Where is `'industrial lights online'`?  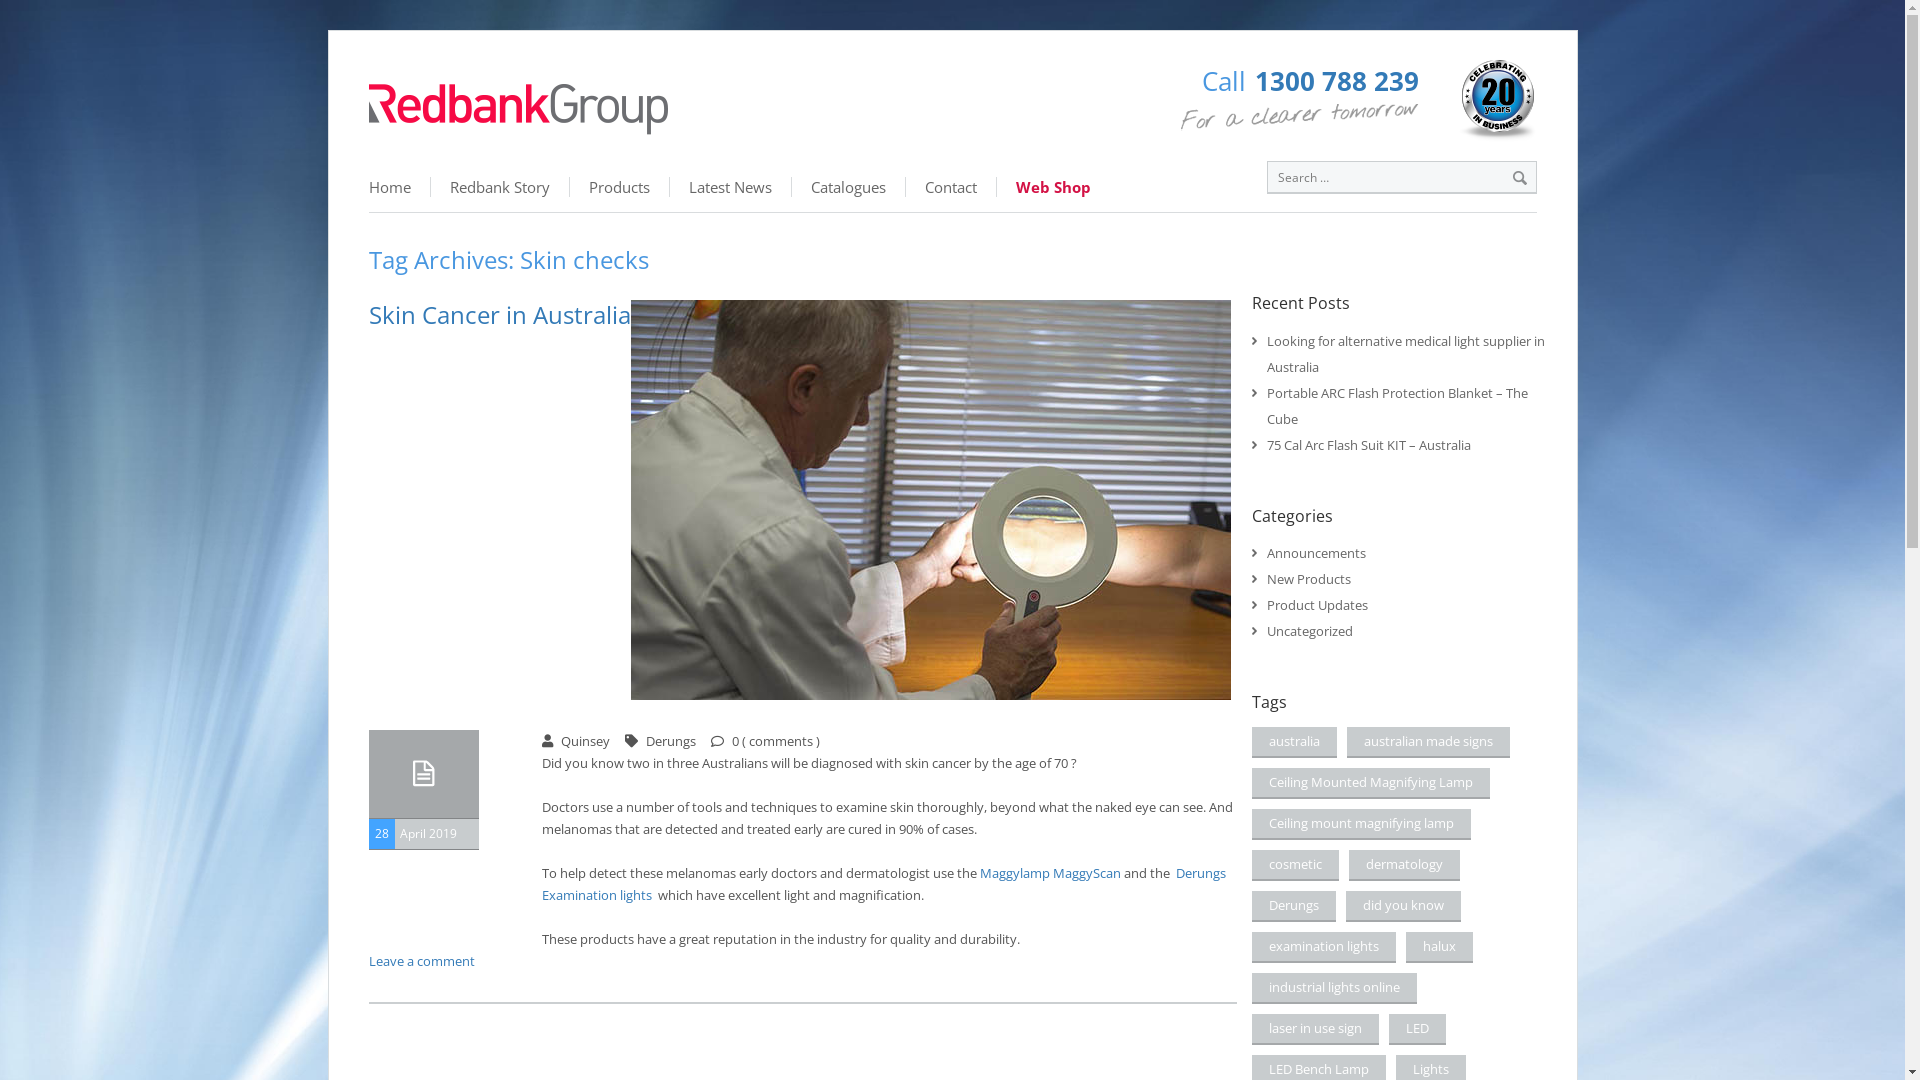 'industrial lights online' is located at coordinates (1334, 987).